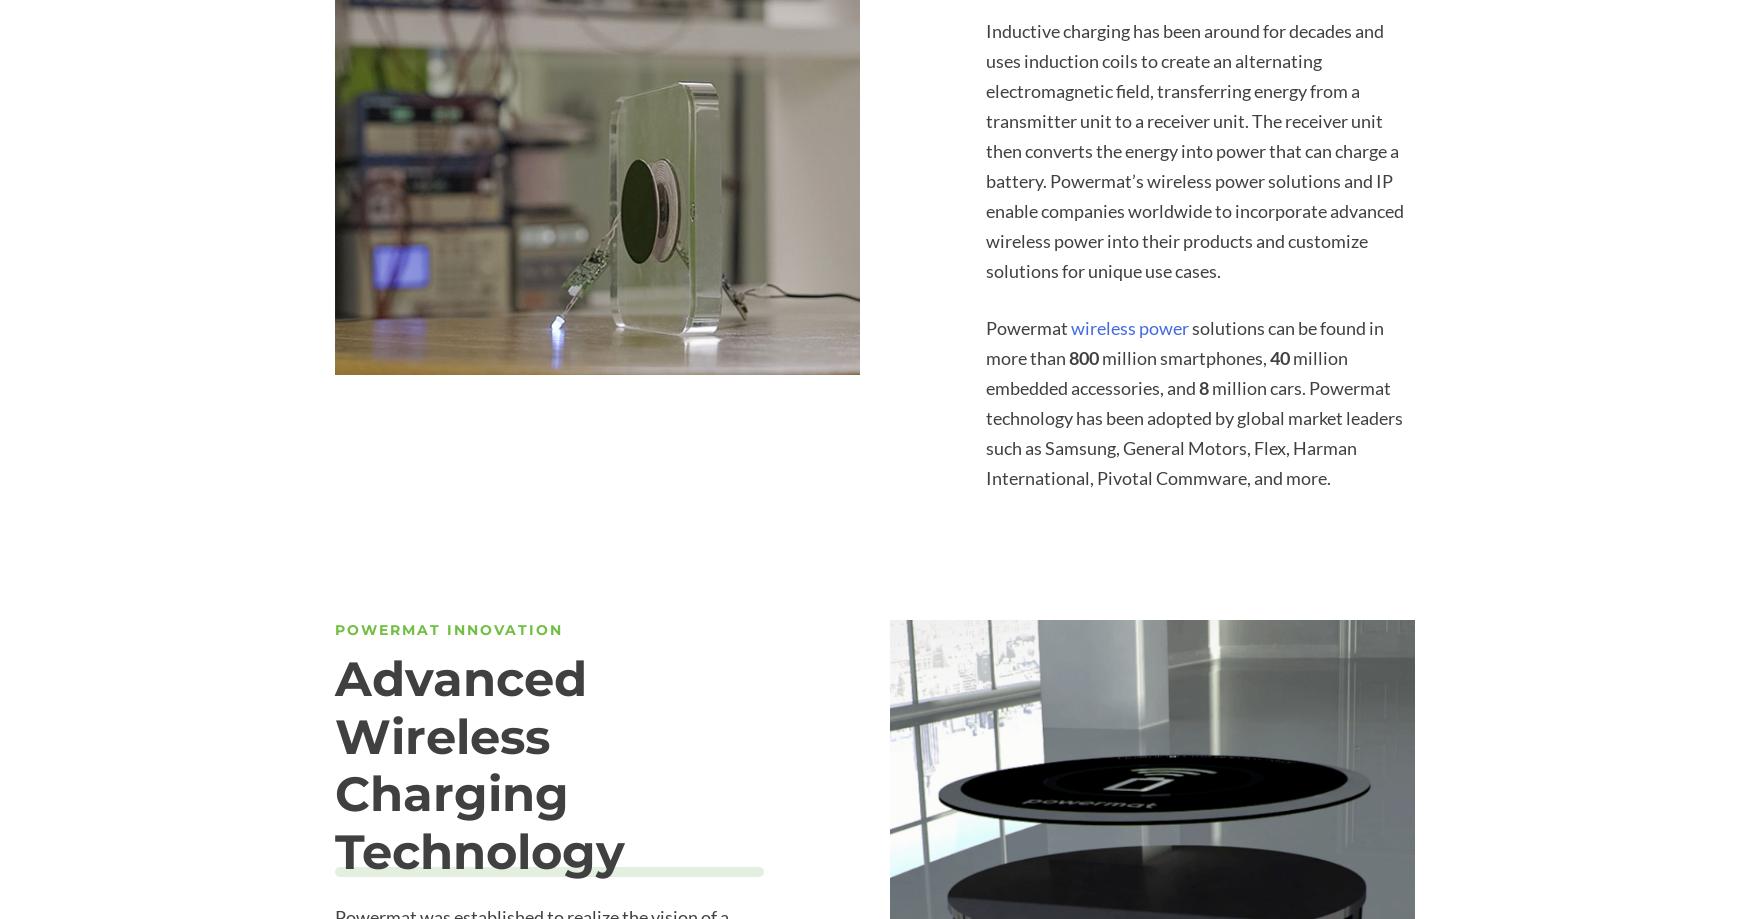 The image size is (1750, 919). What do you see at coordinates (1195, 149) in the screenshot?
I see `'Inductive charging has been around for decades and uses induction coils to create an alternating electromagnetic field, transferring energy from a transmitter unit to a receiver unit. The receiver unit then converts the energy into power that can charge a battery. Powermat’s wireless power solutions and IP enable companies worldwide to incorporate advanced wireless power into their products and customize solutions for unique use cases.'` at bounding box center [1195, 149].